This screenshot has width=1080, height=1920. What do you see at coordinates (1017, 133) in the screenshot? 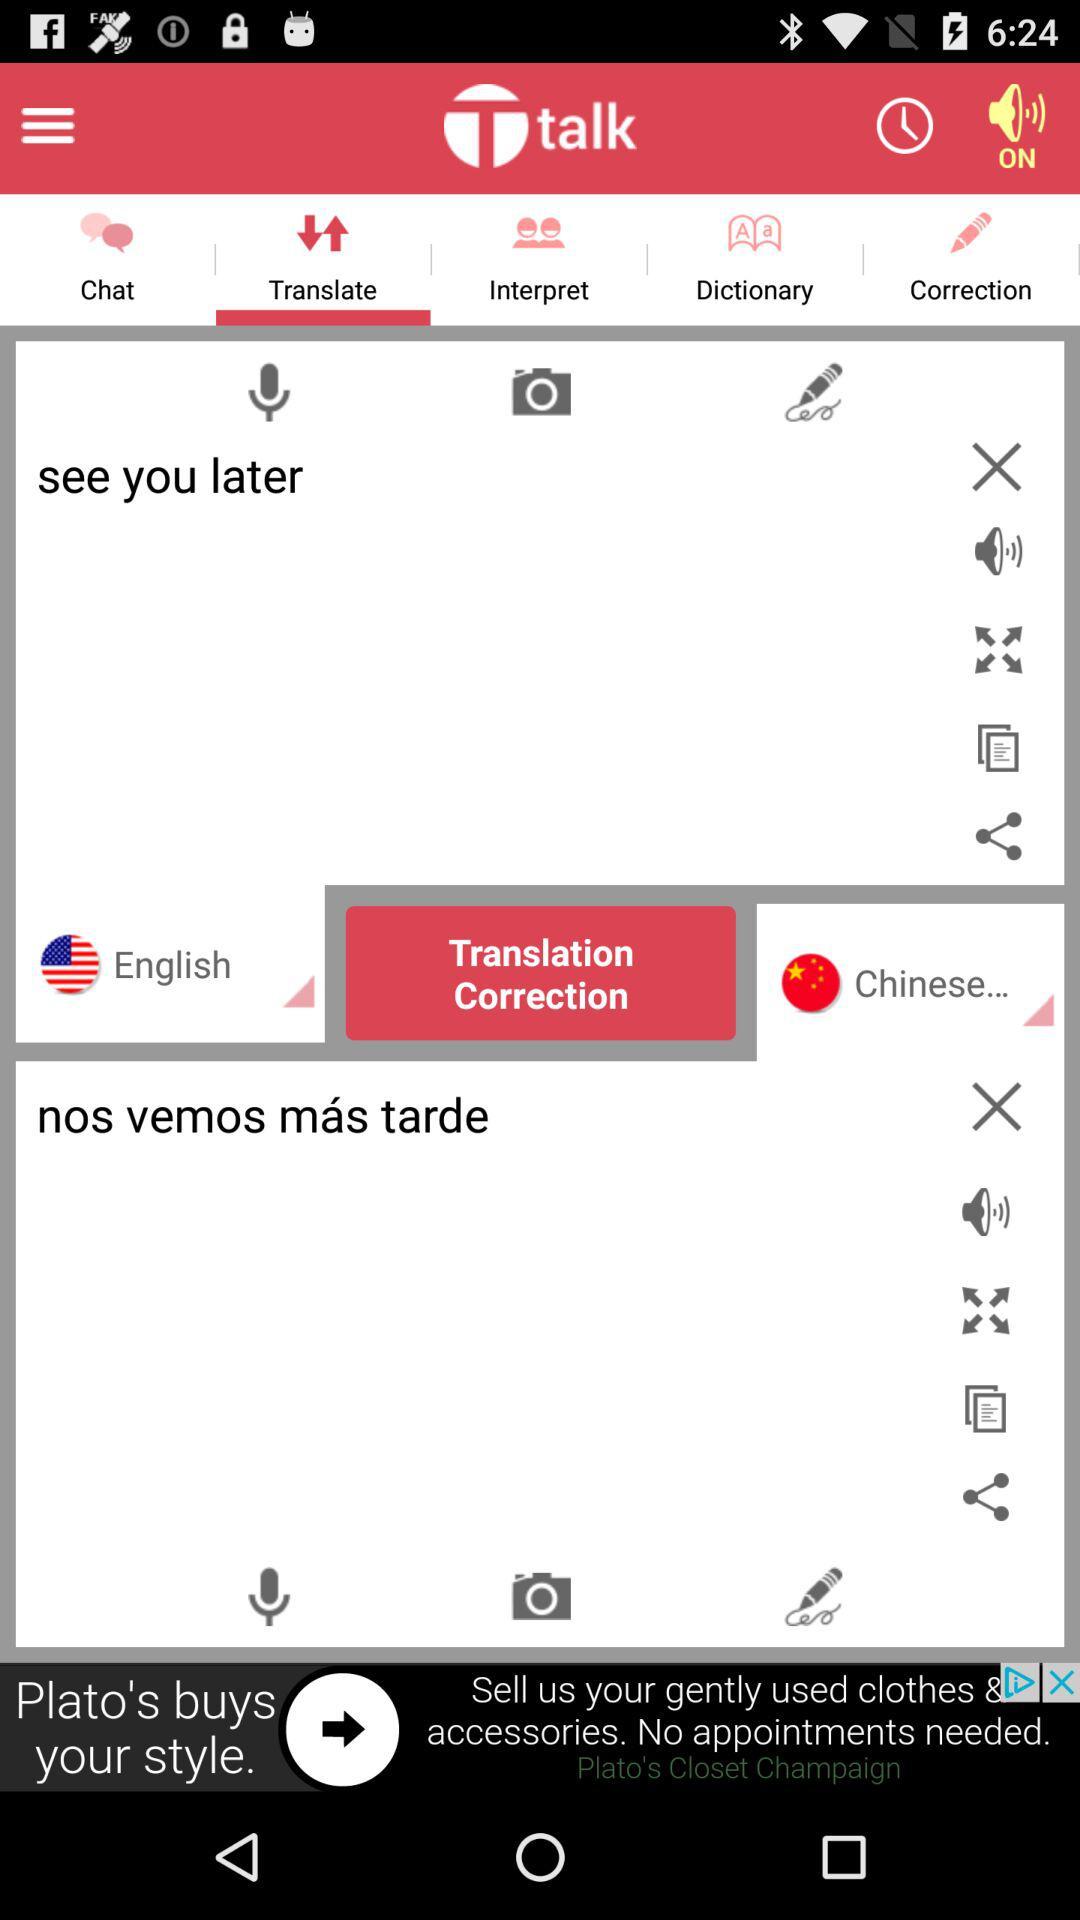
I see `the volume icon` at bounding box center [1017, 133].